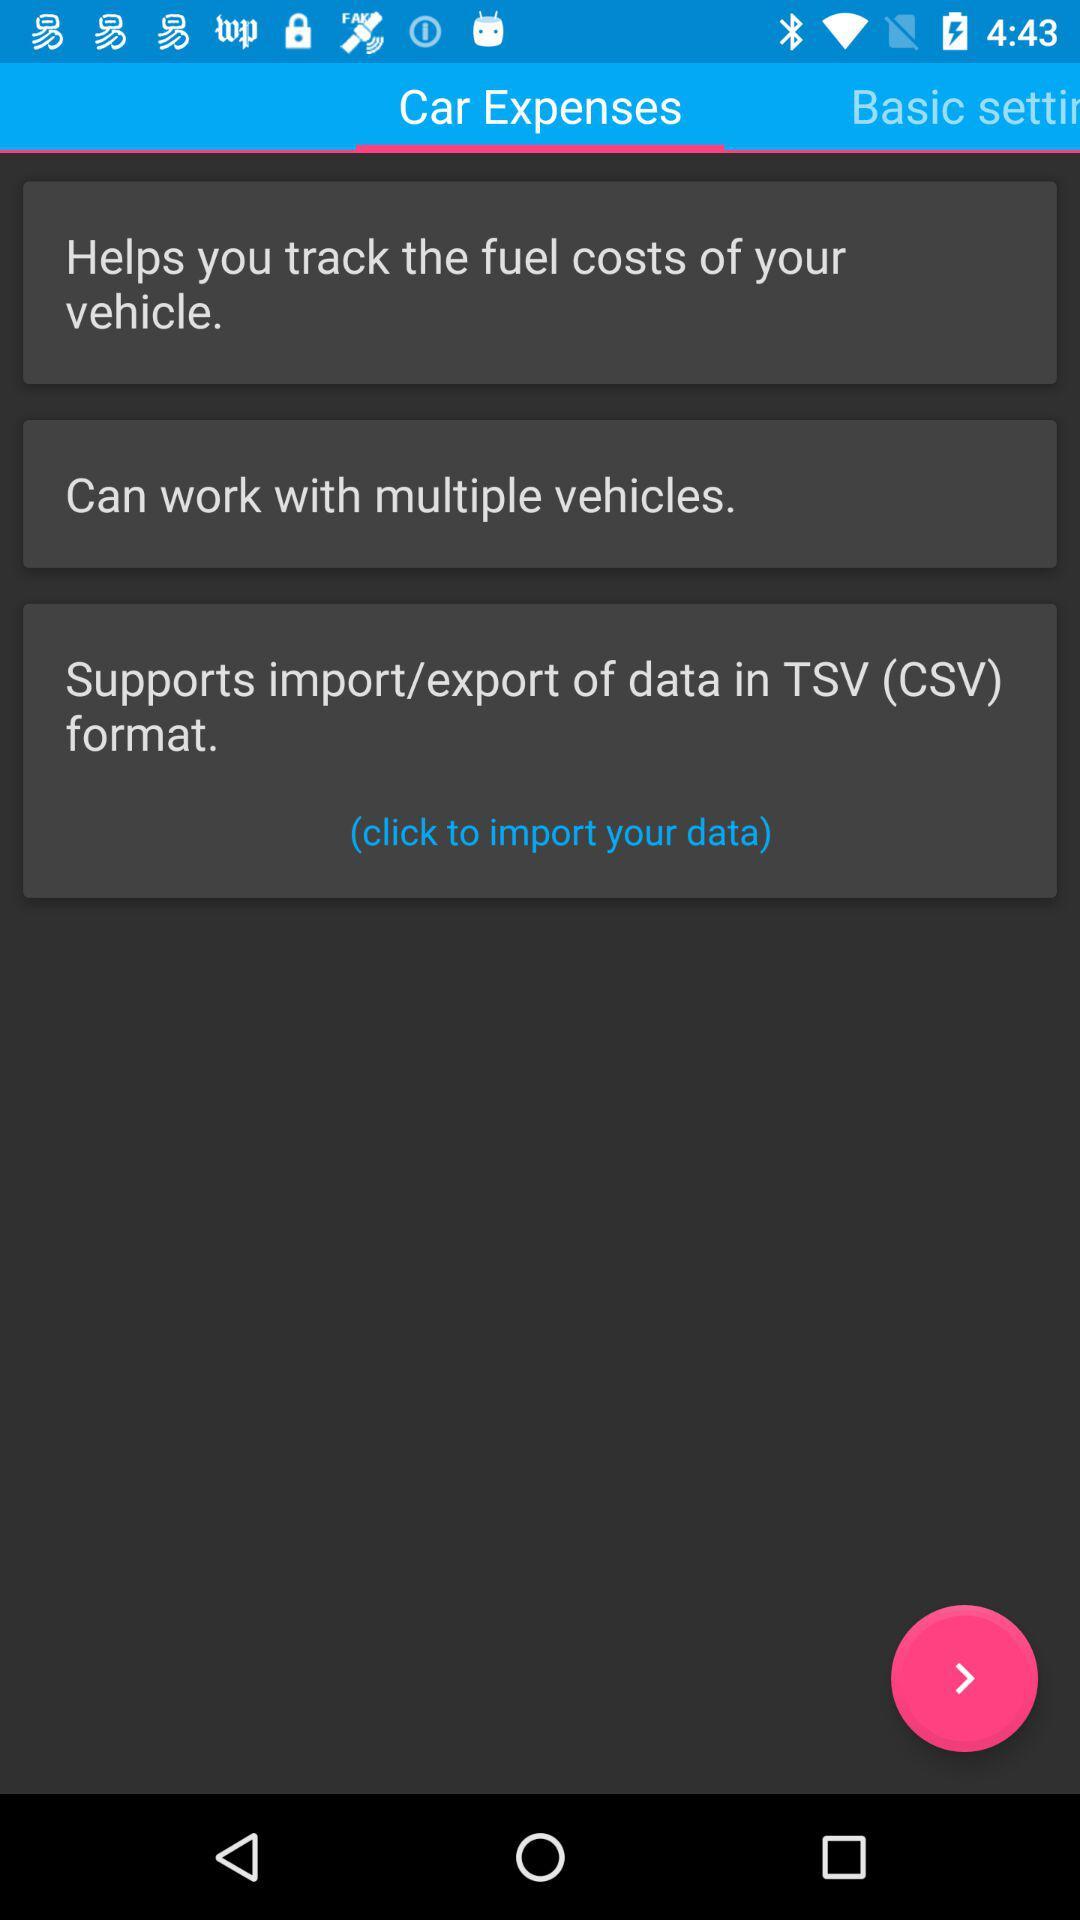 The width and height of the screenshot is (1080, 1920). I want to click on icon below the supports import export, so click(560, 830).